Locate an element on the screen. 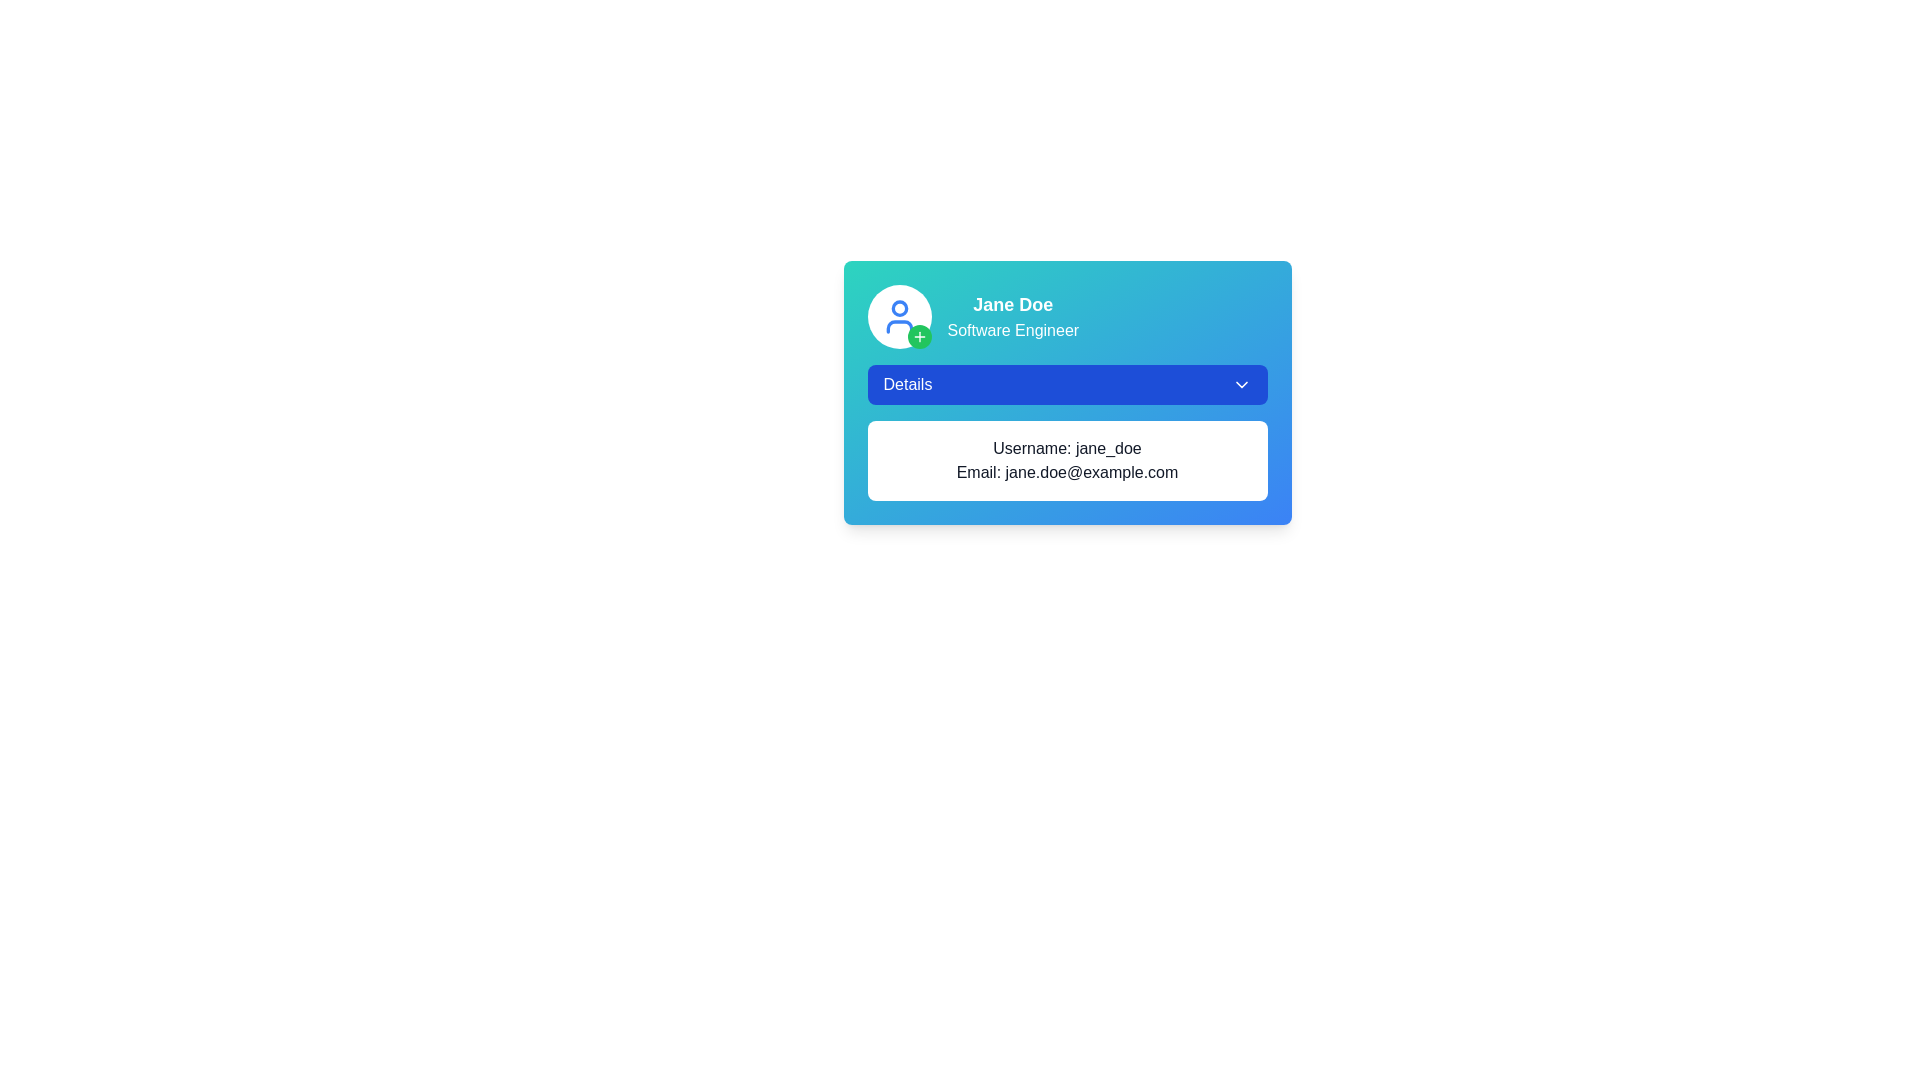 Image resolution: width=1920 pixels, height=1080 pixels. the chevron icon located to the far right of the 'Details' button is located at coordinates (1240, 385).